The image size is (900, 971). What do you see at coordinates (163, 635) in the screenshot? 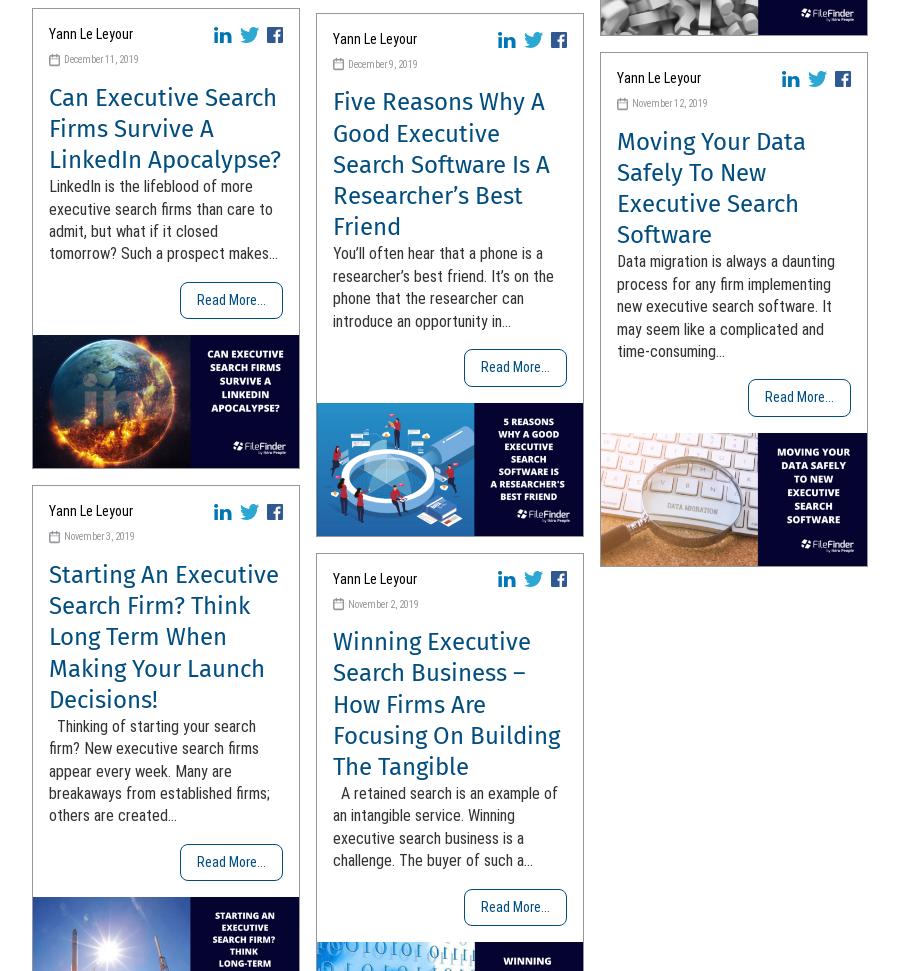
I see `'Starting An Executive Search Firm? Think Long Term When Making Your Launch Decisions!'` at bounding box center [163, 635].